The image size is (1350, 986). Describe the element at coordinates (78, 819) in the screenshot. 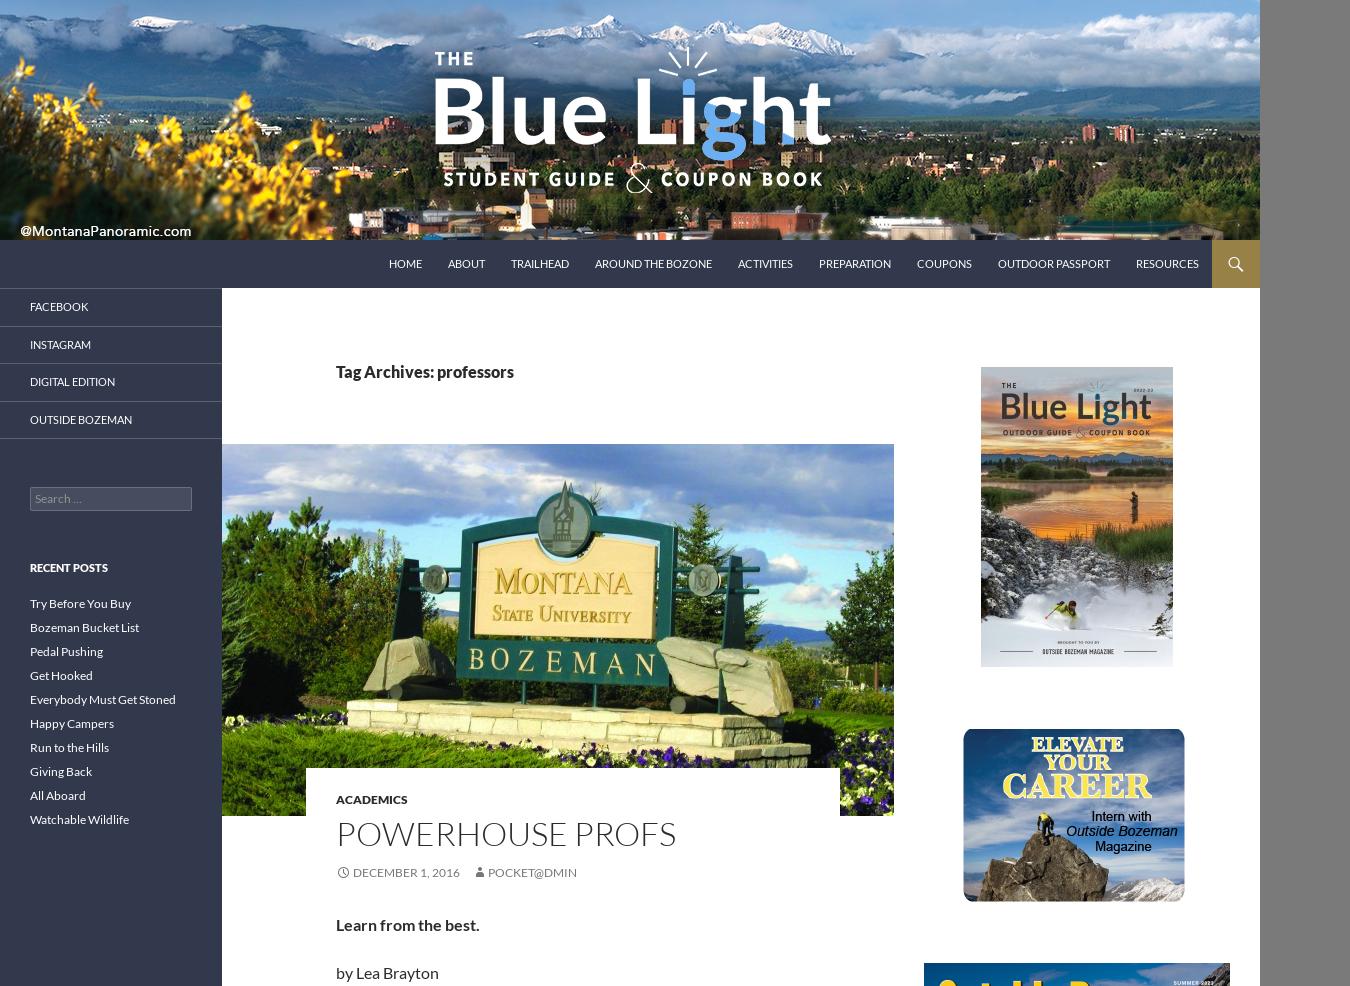

I see `'Watchable Wildlife'` at that location.